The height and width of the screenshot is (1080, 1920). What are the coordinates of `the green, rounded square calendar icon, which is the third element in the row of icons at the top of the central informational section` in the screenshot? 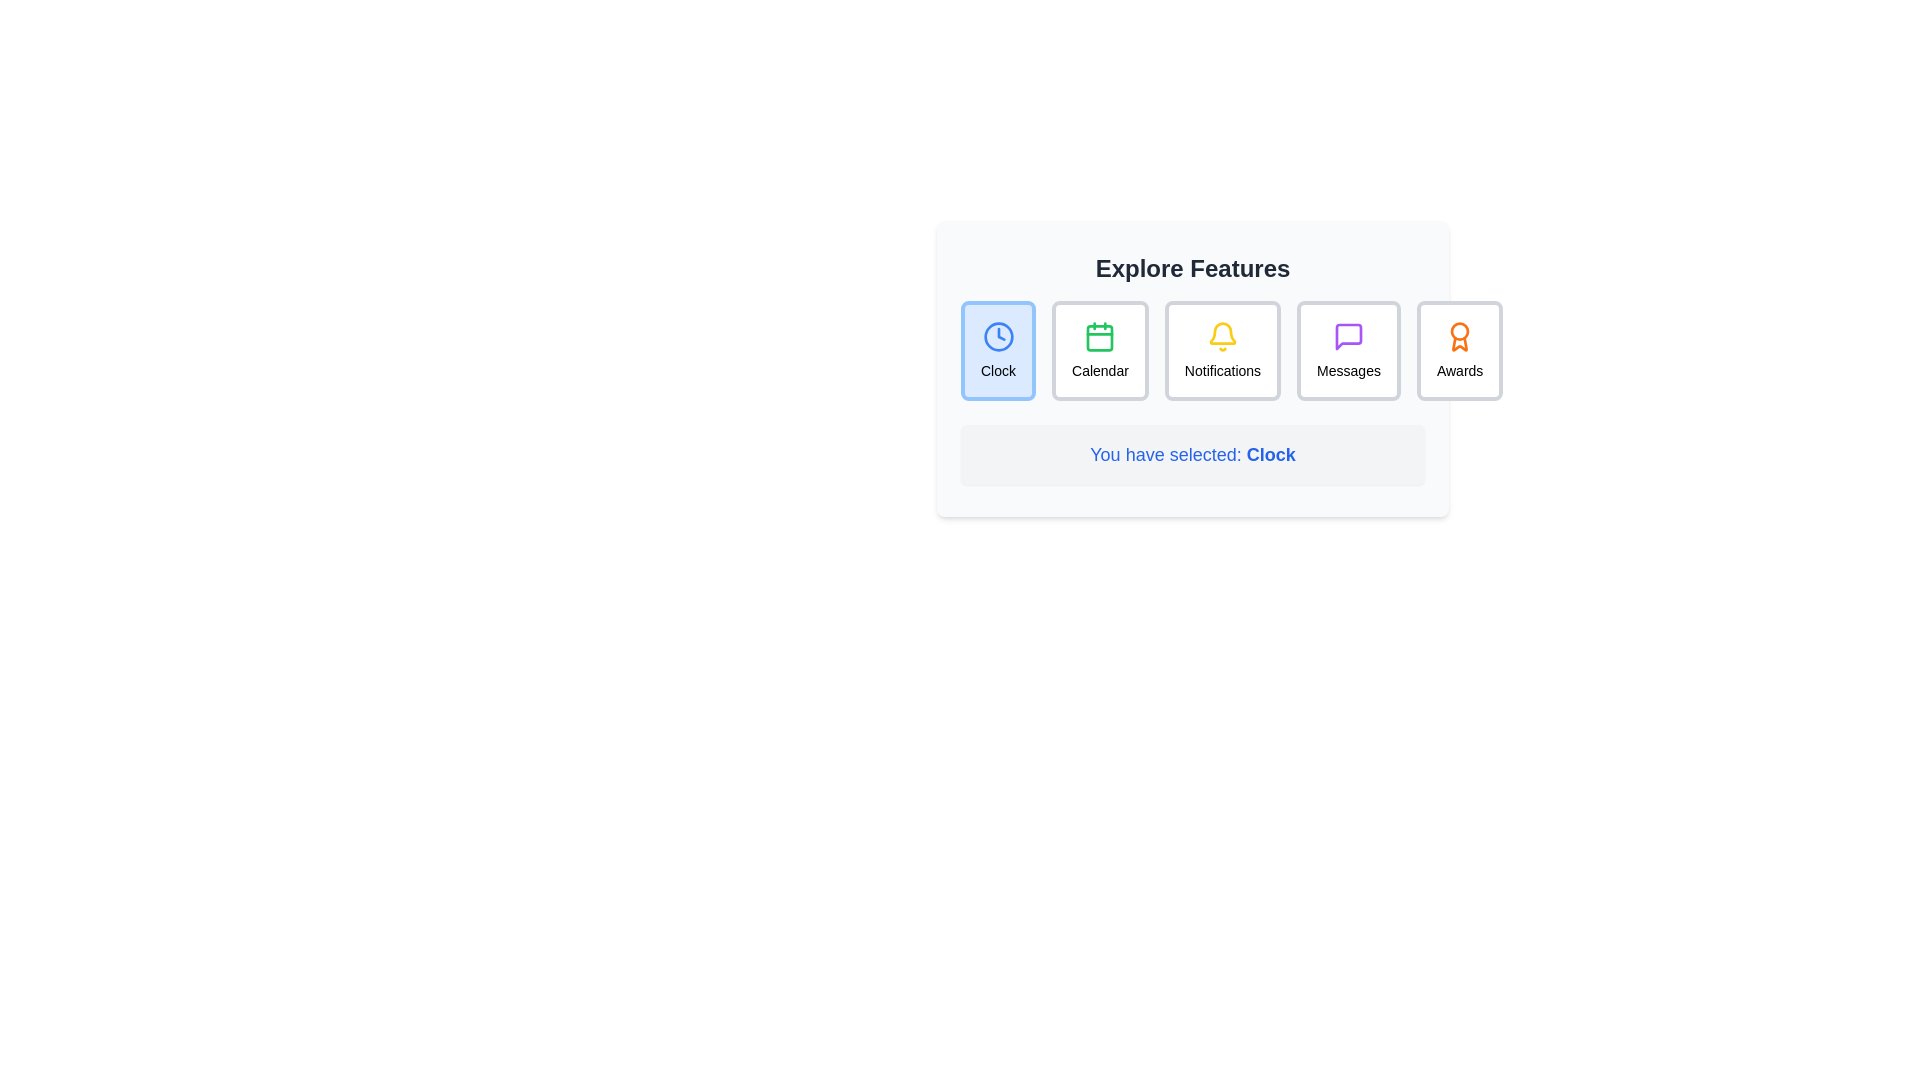 It's located at (1099, 337).